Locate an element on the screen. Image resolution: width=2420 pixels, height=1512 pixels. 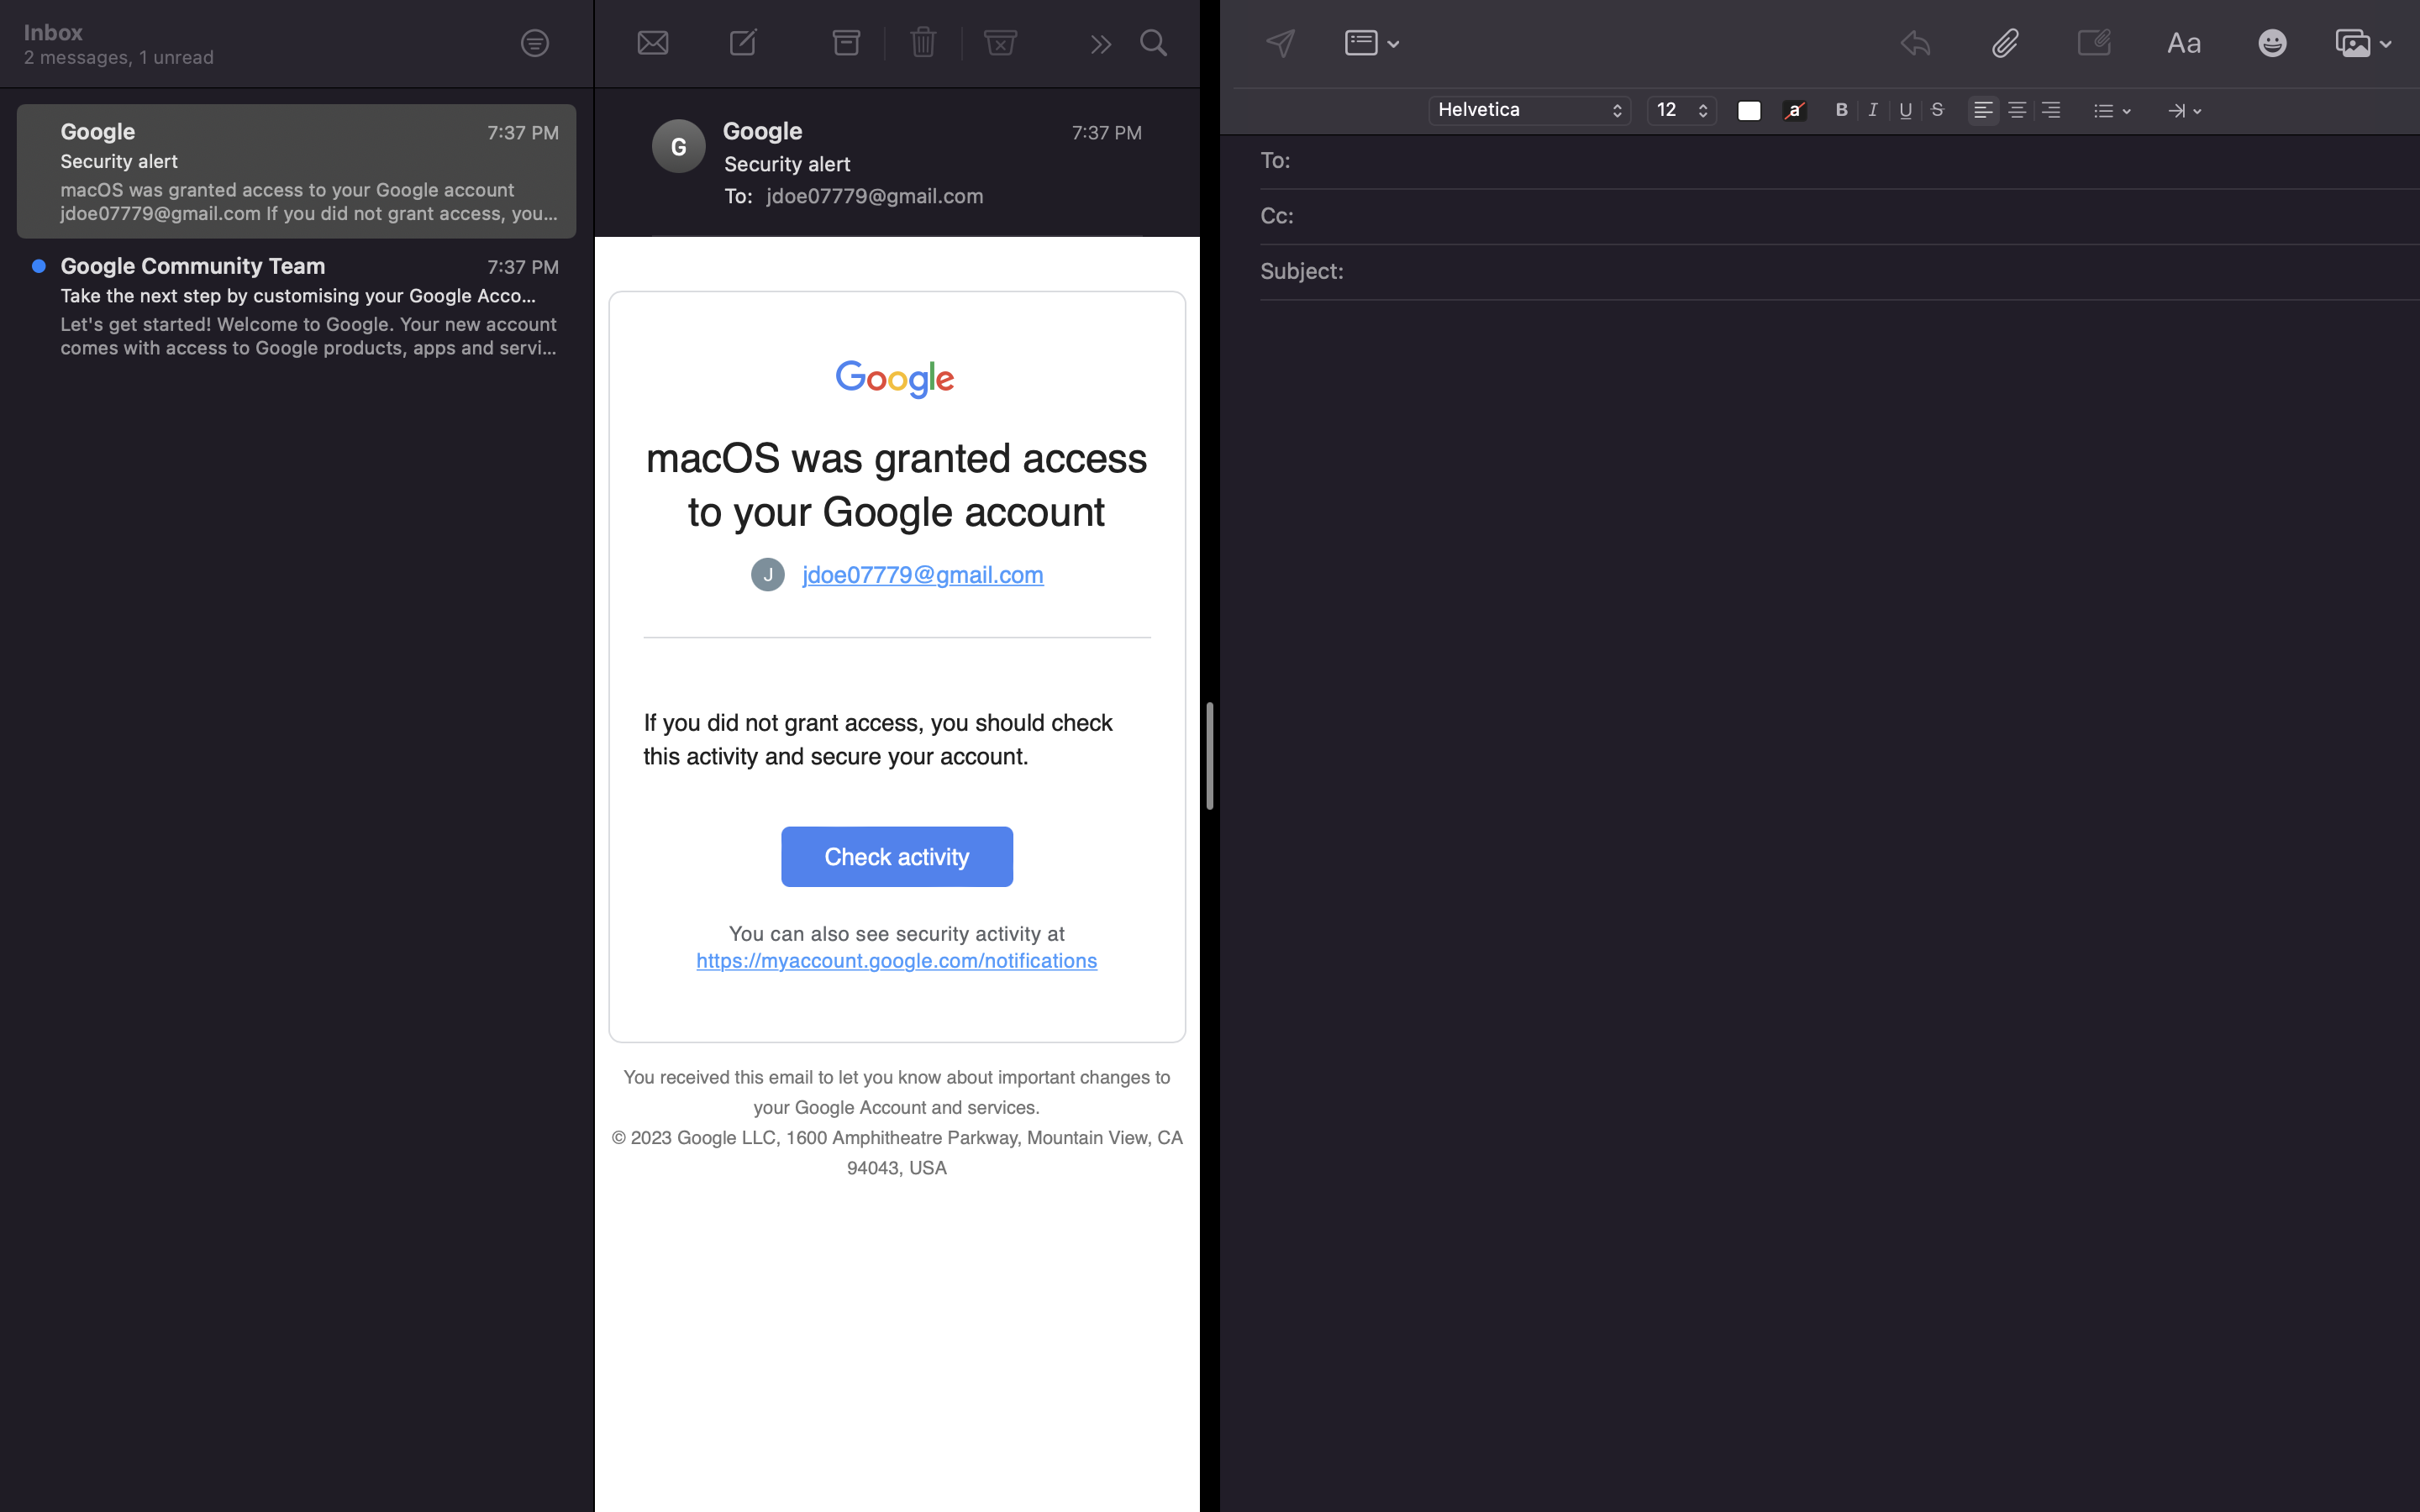
Insert "beck@gmail.com" as the receiver in the email form is located at coordinates (1854, 162).